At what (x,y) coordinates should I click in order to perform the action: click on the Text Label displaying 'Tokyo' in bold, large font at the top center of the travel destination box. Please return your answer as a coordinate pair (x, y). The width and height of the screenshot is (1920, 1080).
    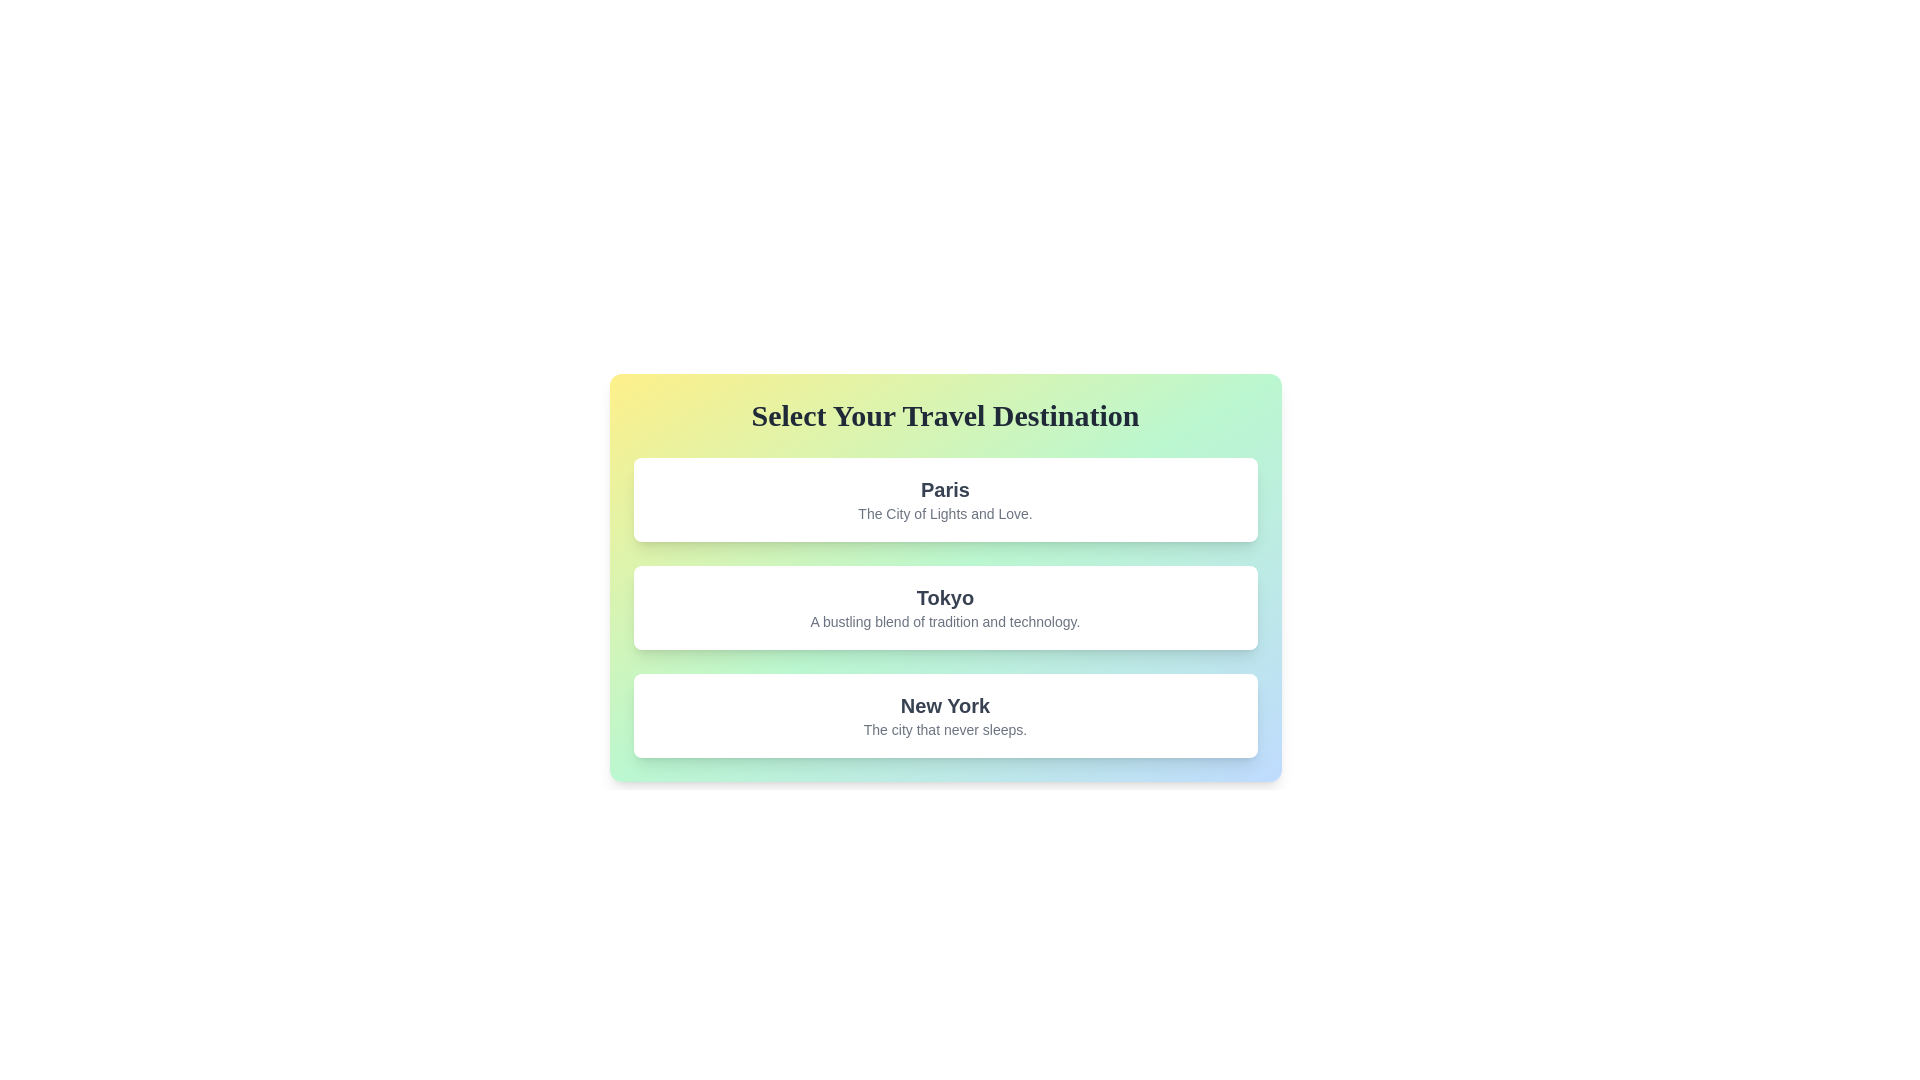
    Looking at the image, I should click on (944, 596).